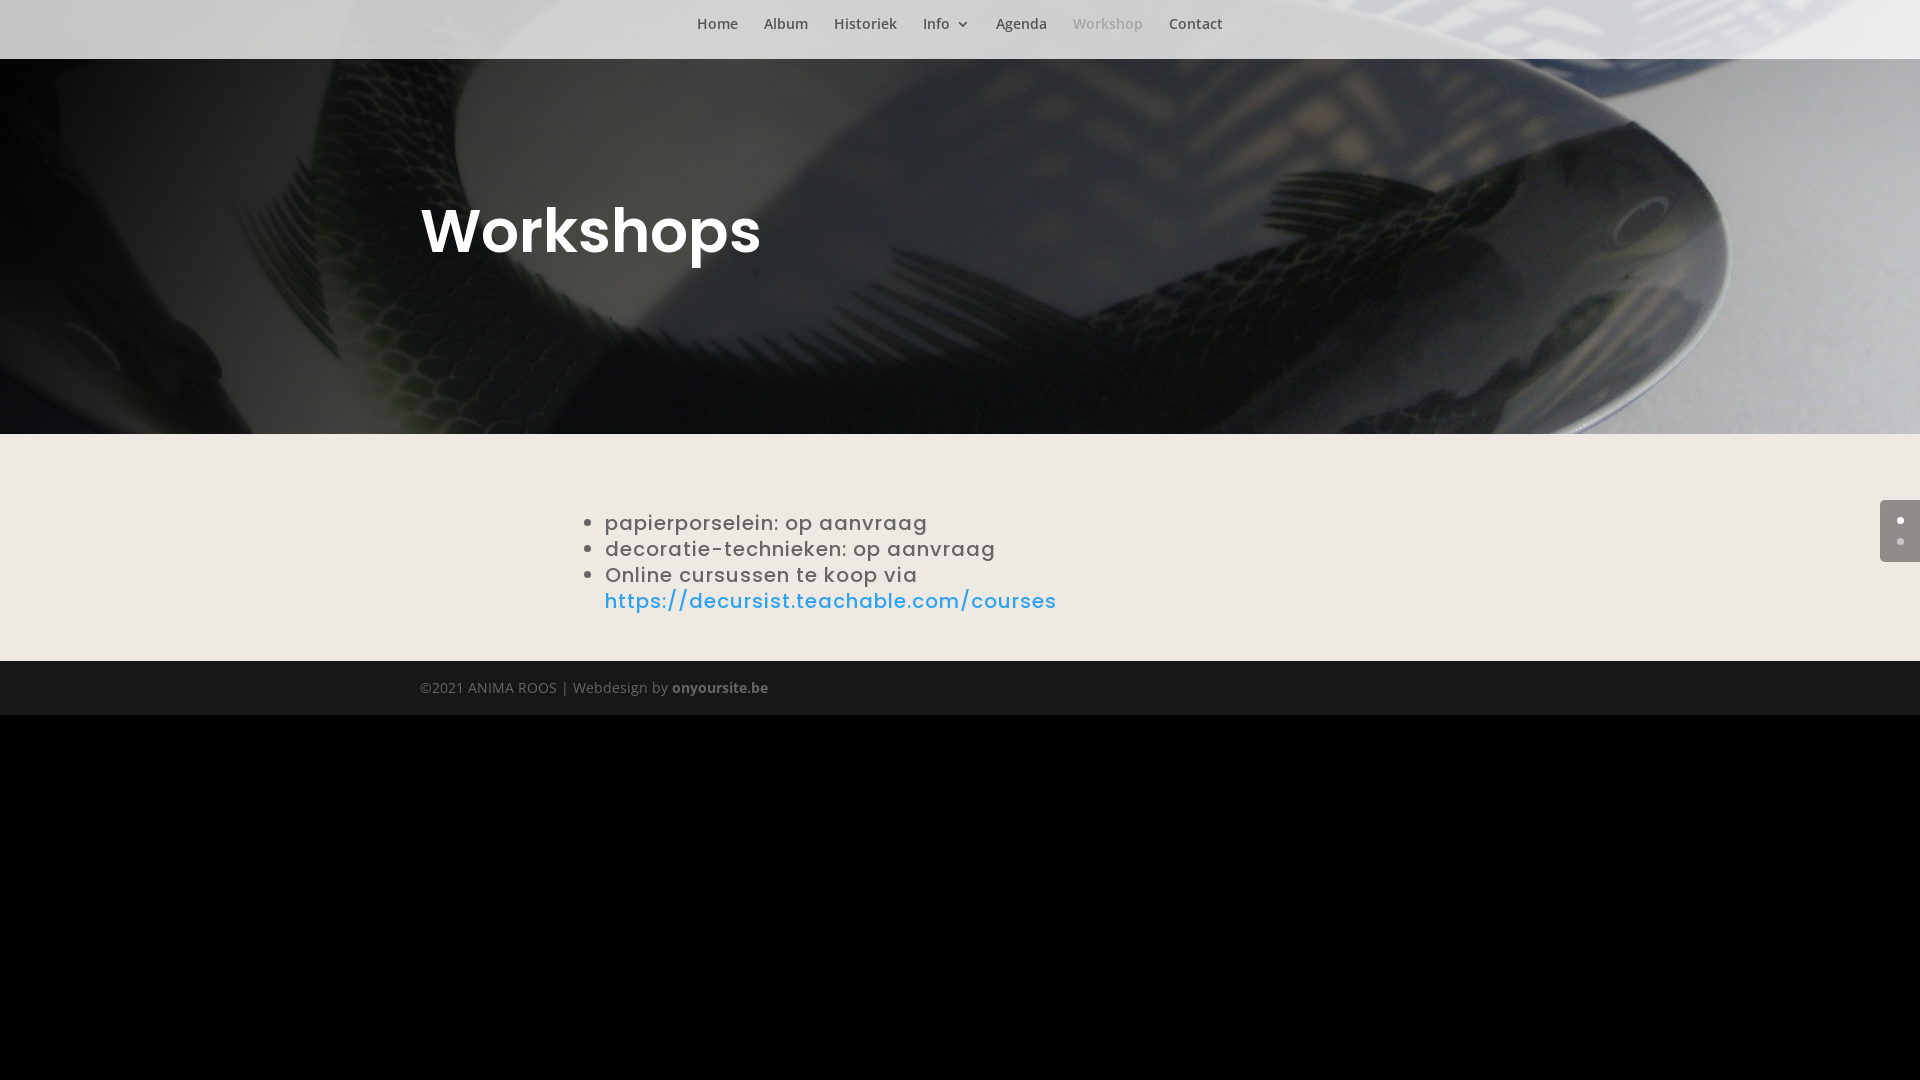 The width and height of the screenshot is (1920, 1080). What do you see at coordinates (717, 38) in the screenshot?
I see `'Home'` at bounding box center [717, 38].